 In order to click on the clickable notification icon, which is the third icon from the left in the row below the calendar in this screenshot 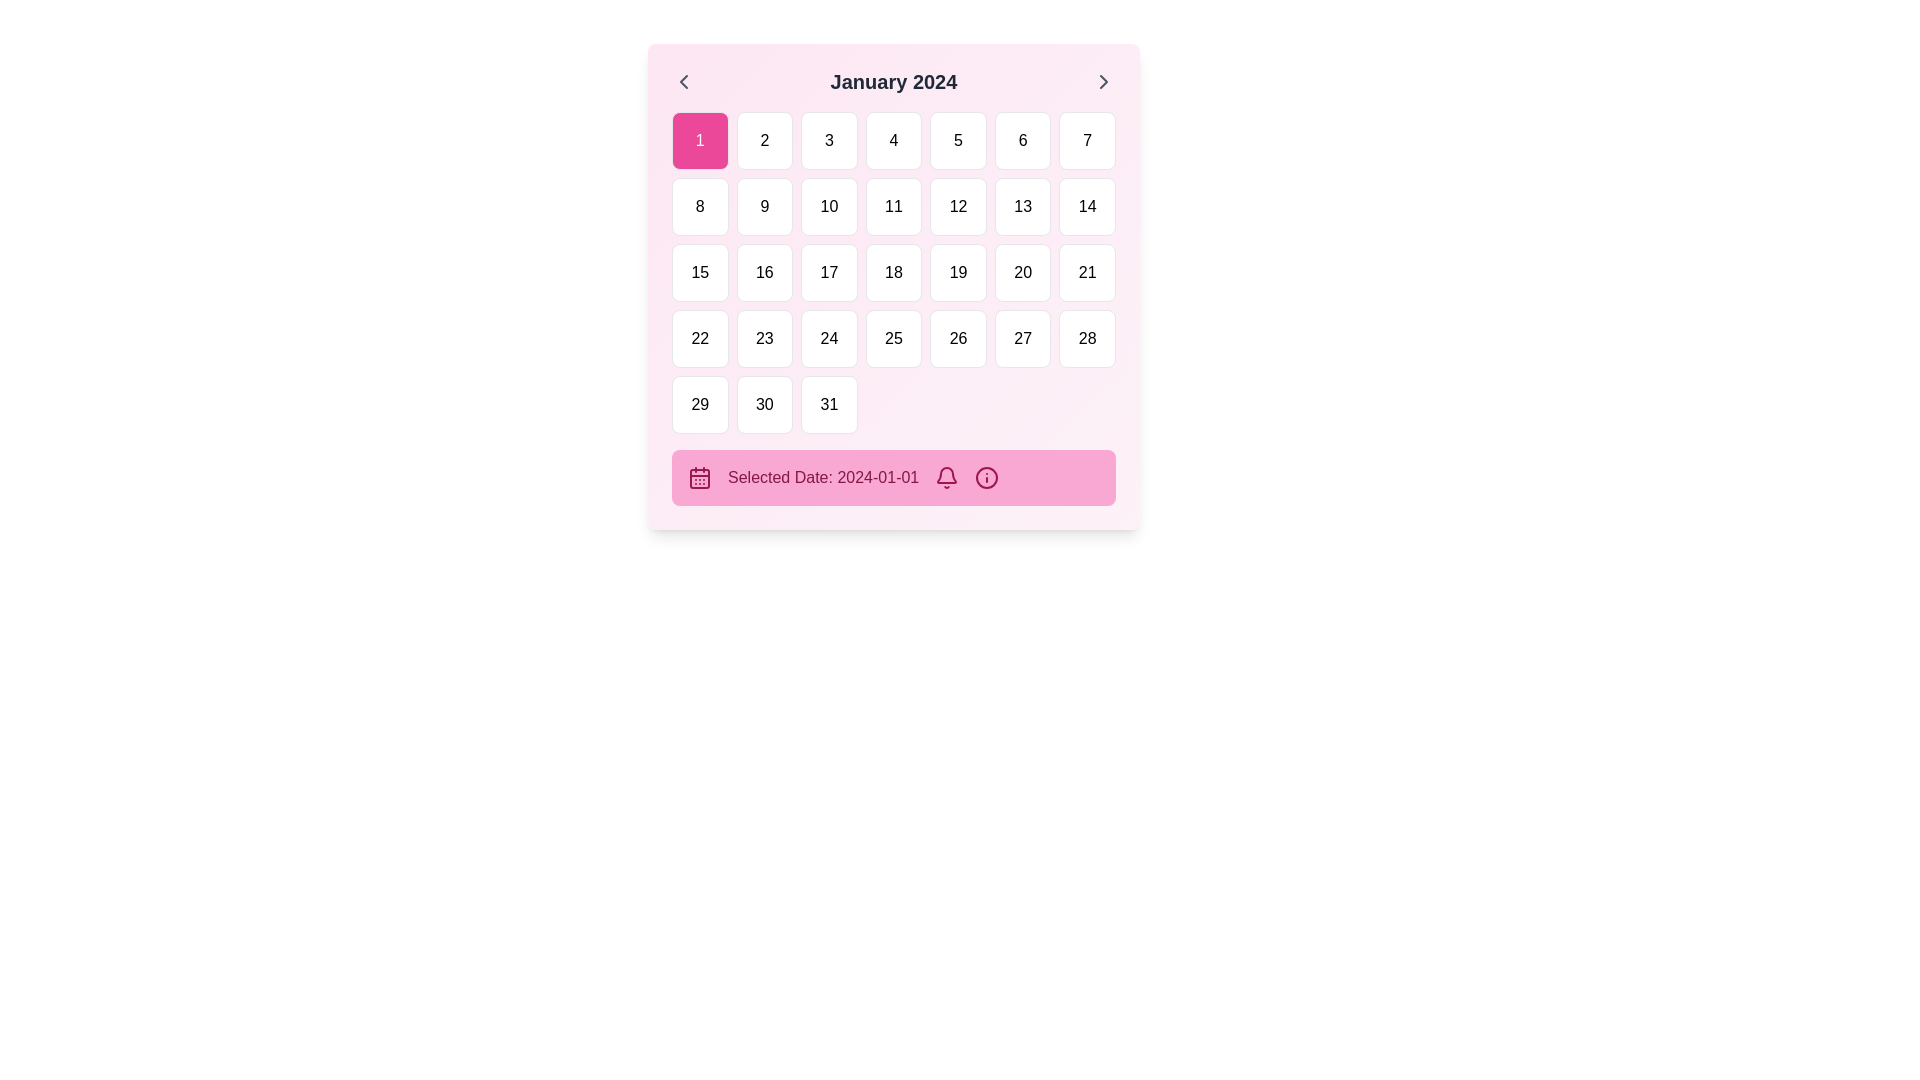, I will do `click(946, 478)`.